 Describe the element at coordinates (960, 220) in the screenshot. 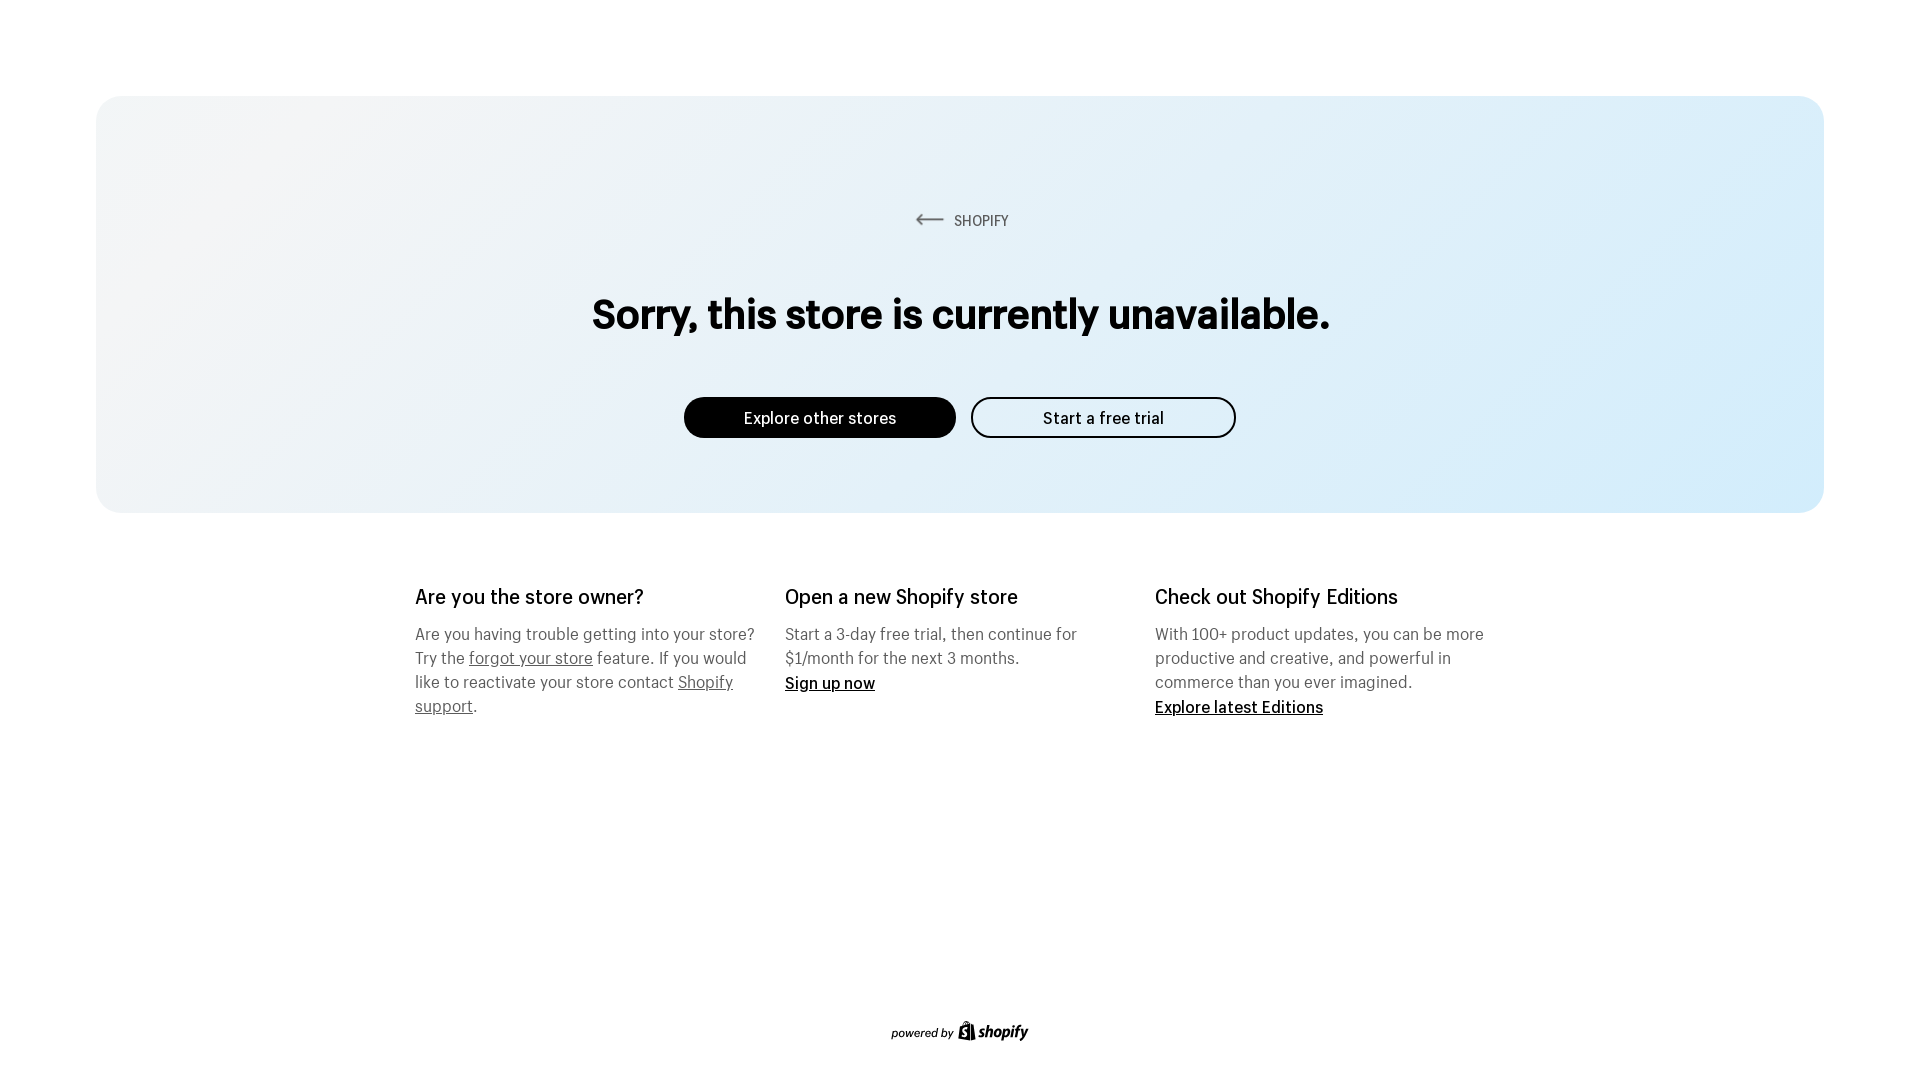

I see `'SHOPIFY'` at that location.